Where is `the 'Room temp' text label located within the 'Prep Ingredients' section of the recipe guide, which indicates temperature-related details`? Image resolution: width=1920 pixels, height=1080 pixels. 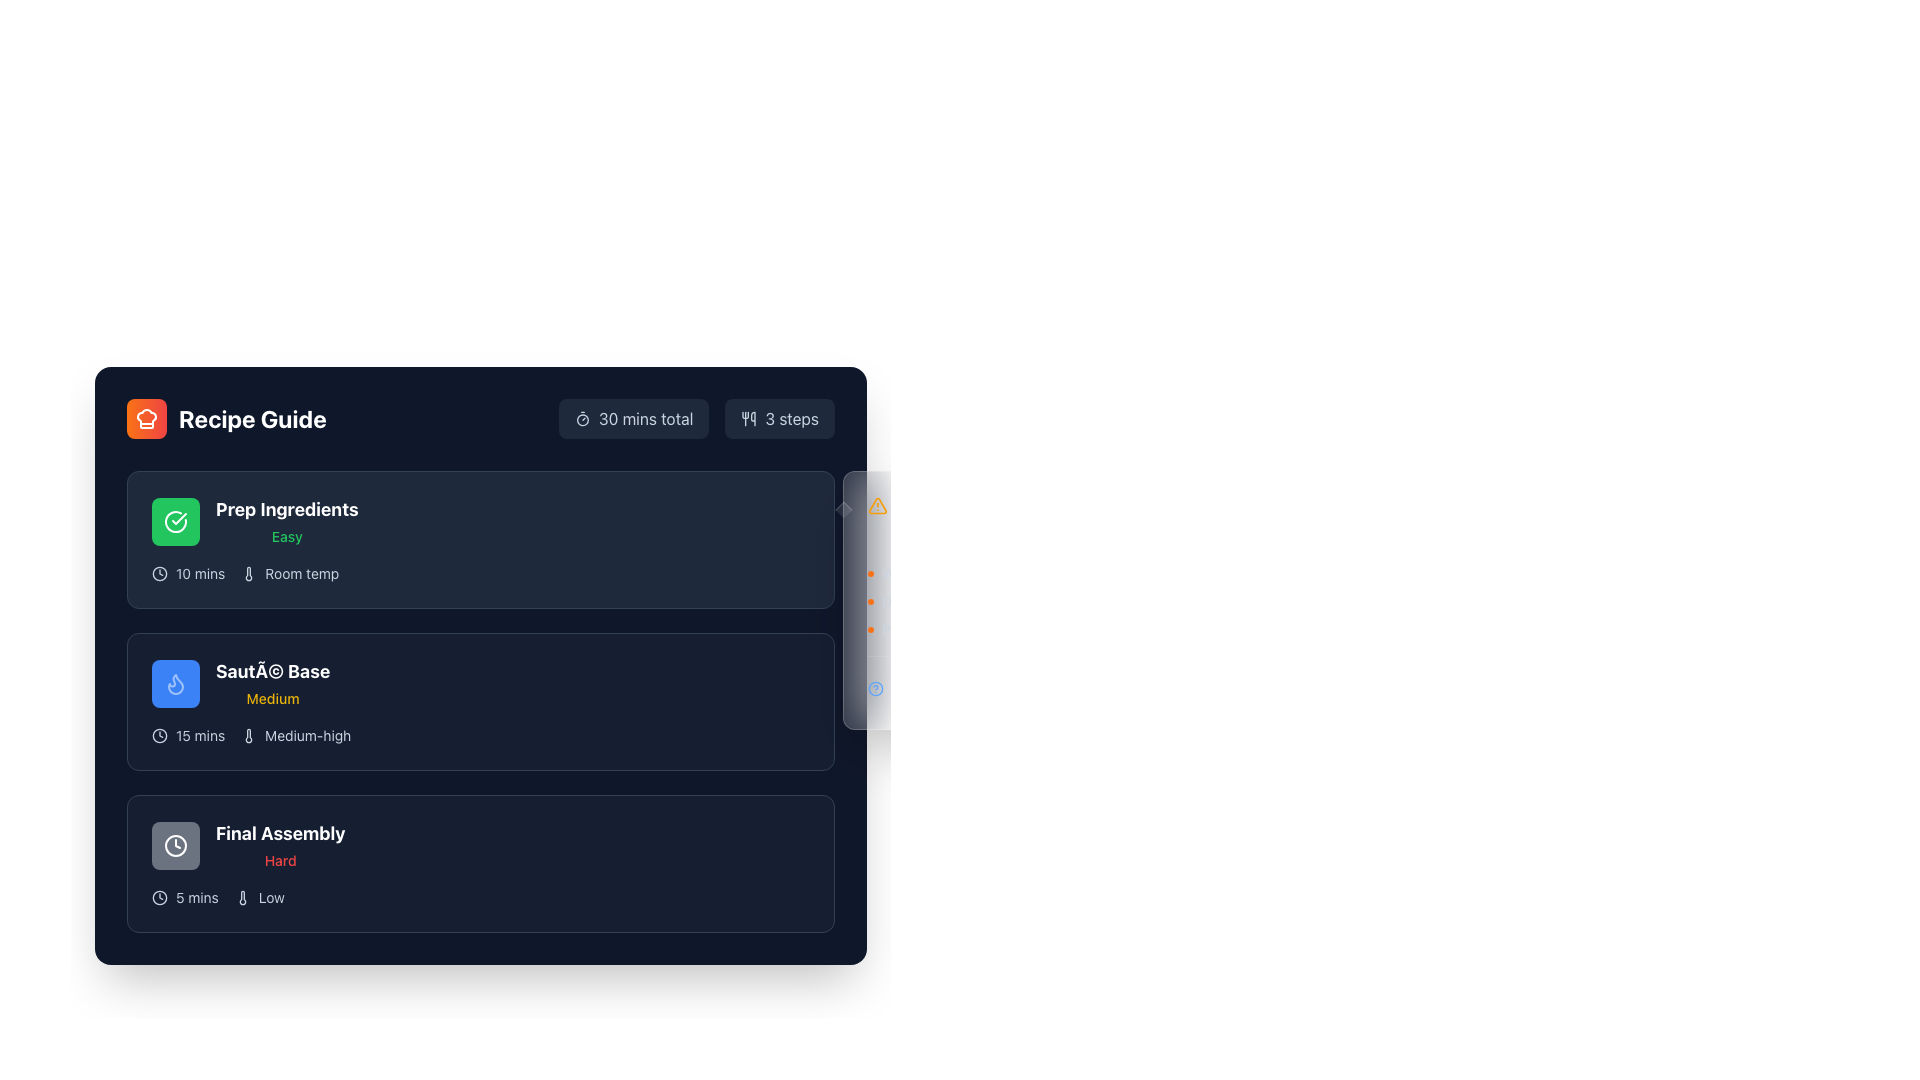
the 'Room temp' text label located within the 'Prep Ingredients' section of the recipe guide, which indicates temperature-related details is located at coordinates (301, 574).